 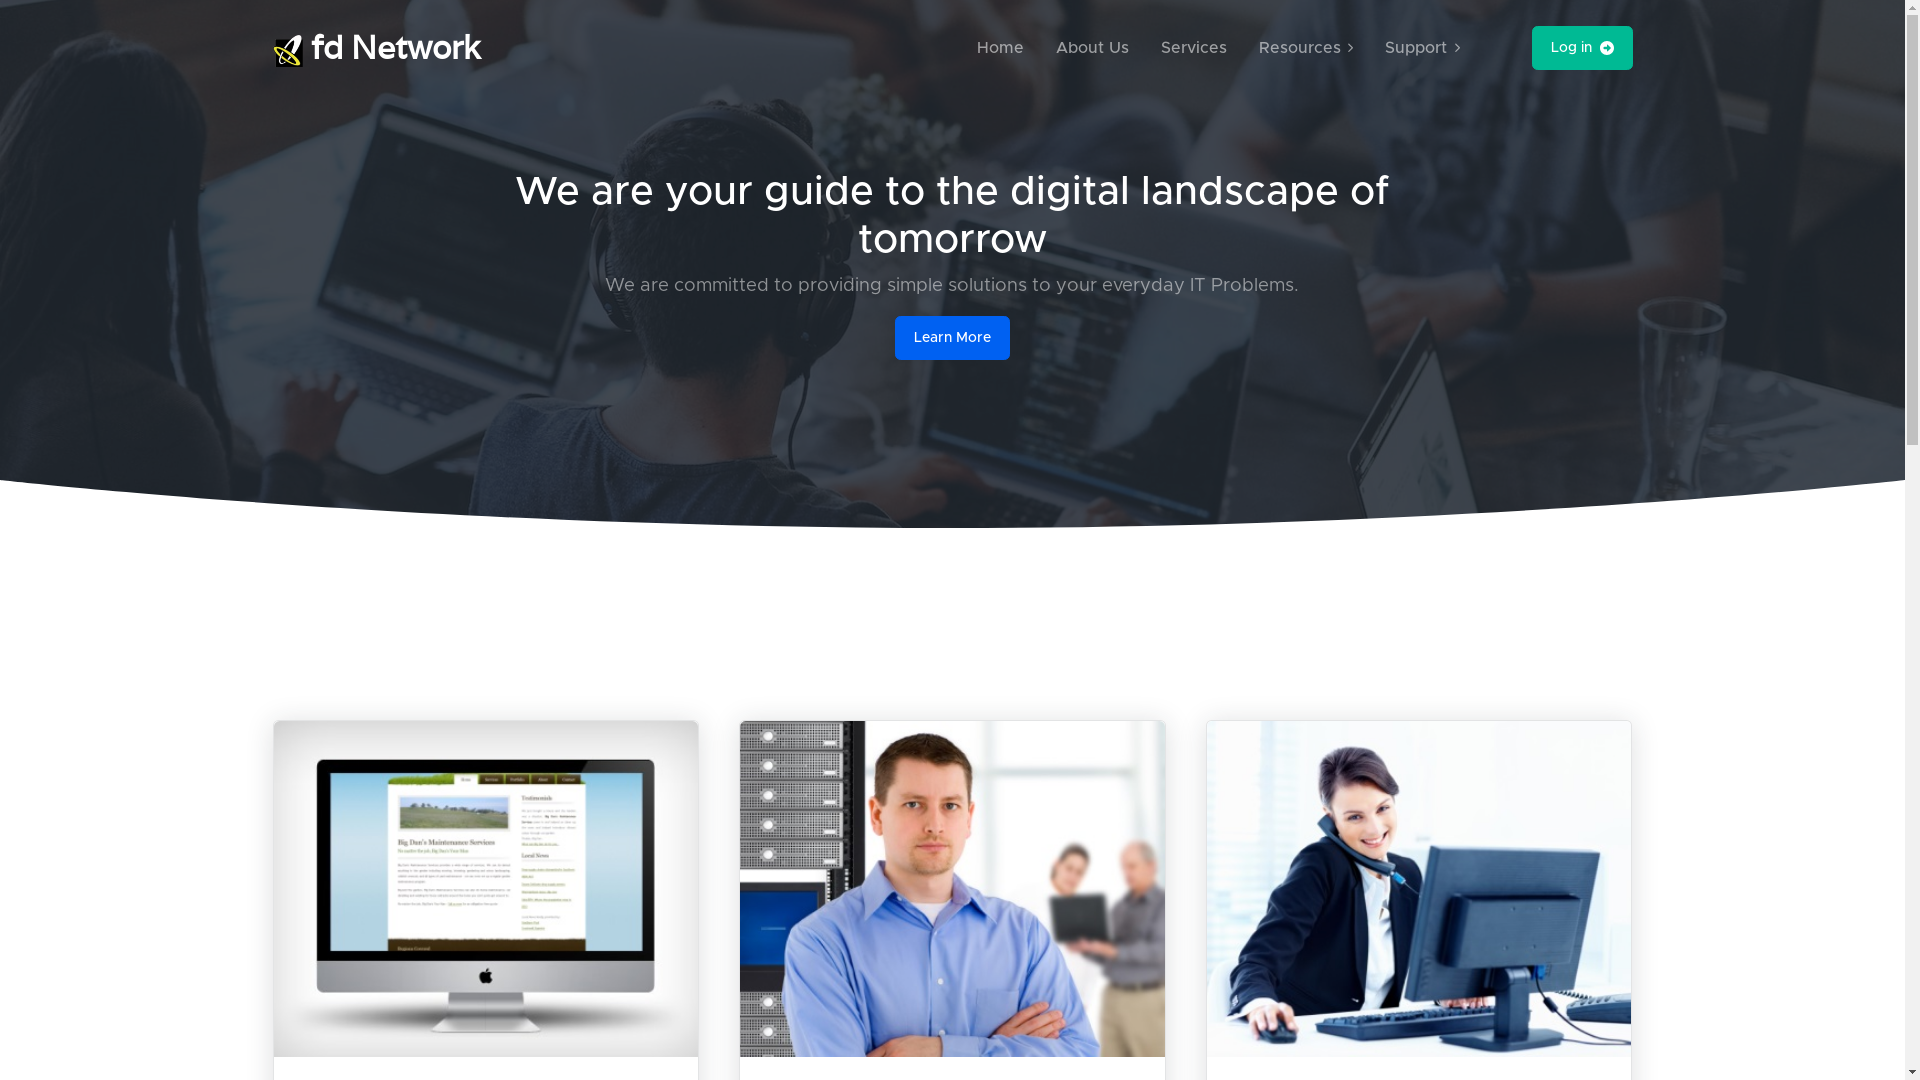 I want to click on 'Support', so click(x=1420, y=46).